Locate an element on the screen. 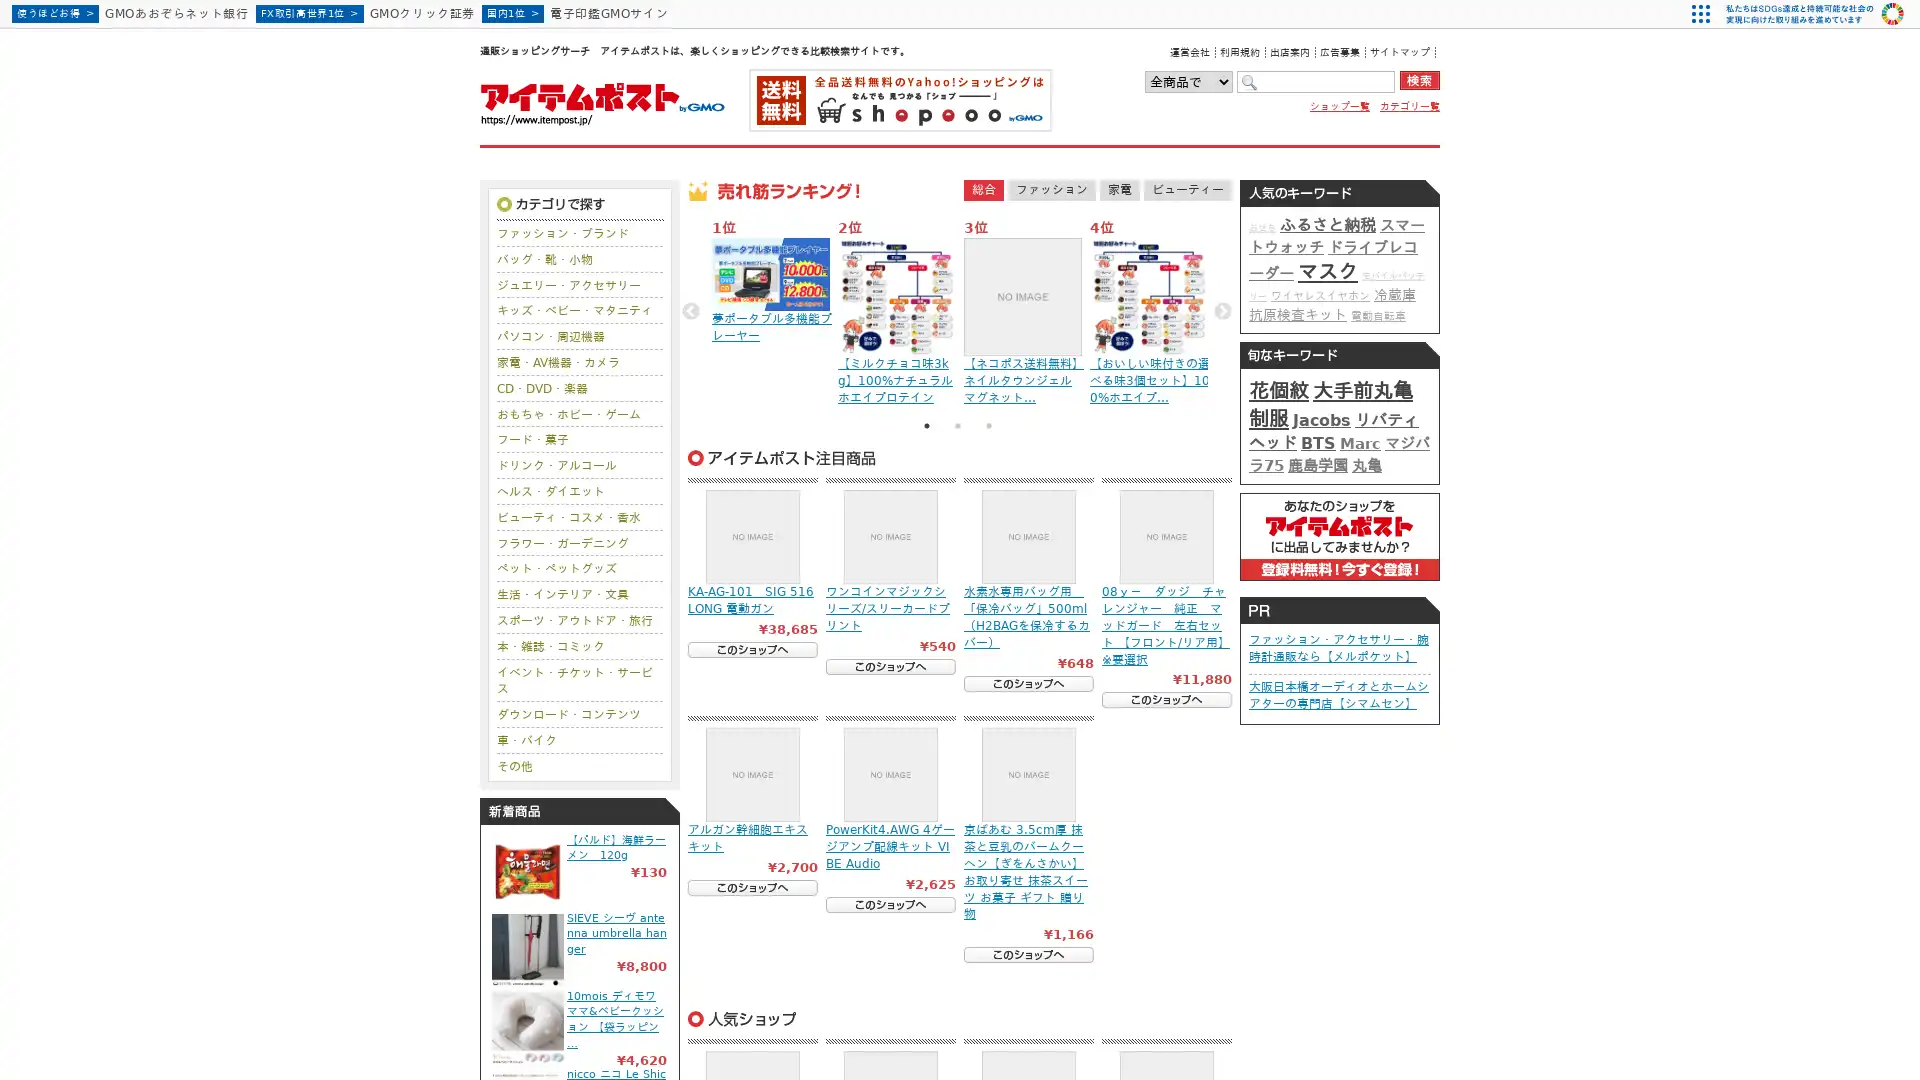 The image size is (1920, 1080). 2 is located at coordinates (955, 424).